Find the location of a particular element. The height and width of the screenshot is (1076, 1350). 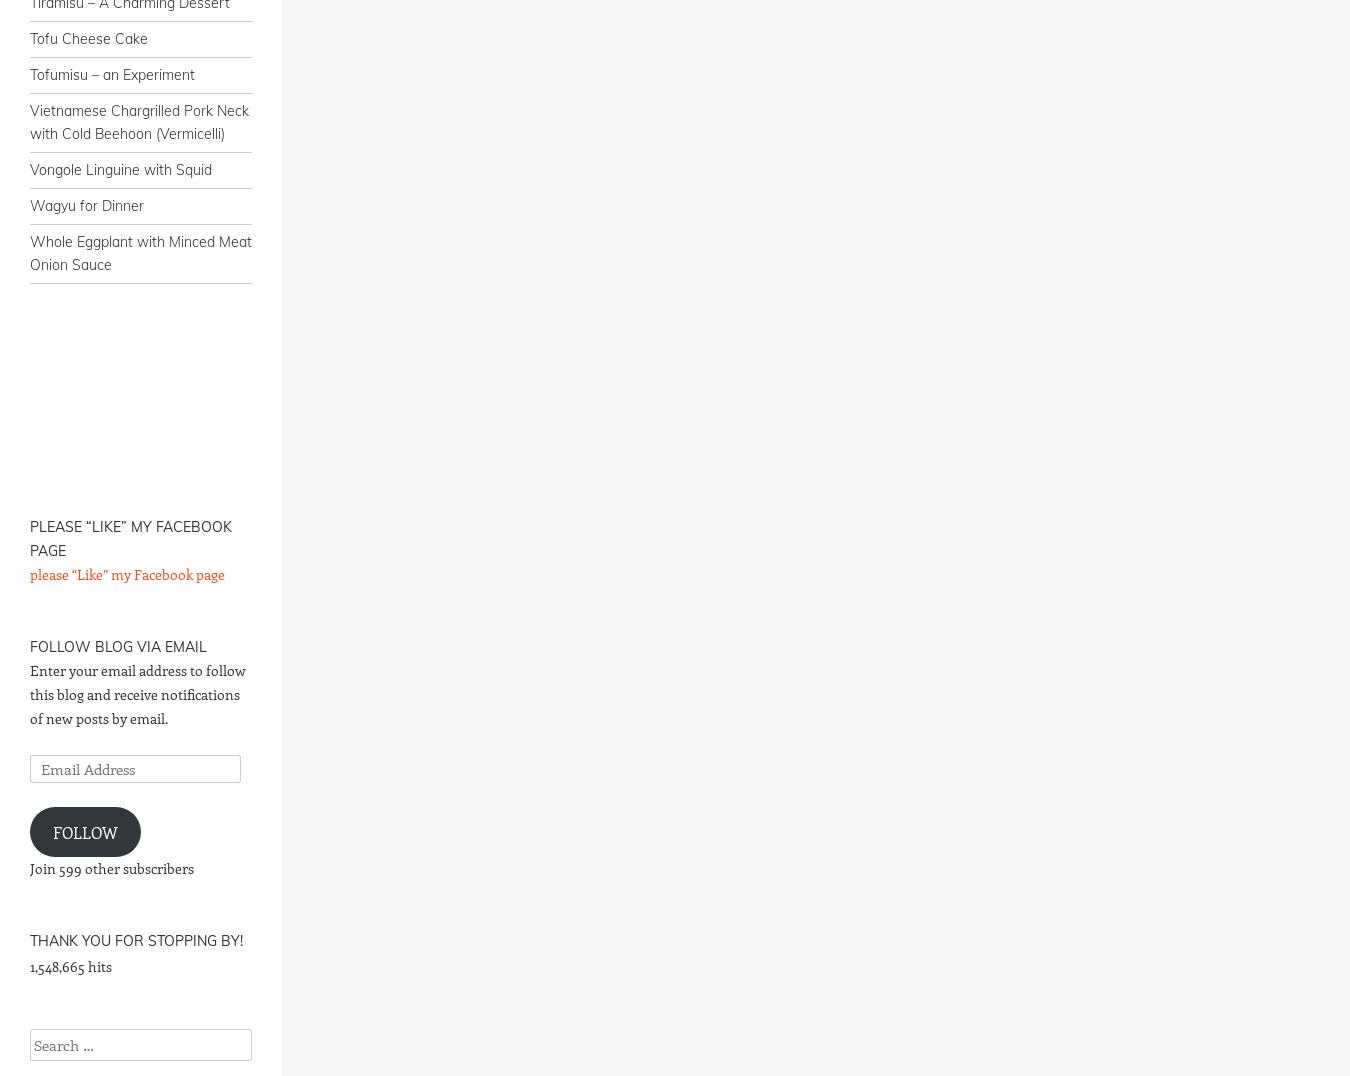

'Thank you for stopping by!' is located at coordinates (136, 939).